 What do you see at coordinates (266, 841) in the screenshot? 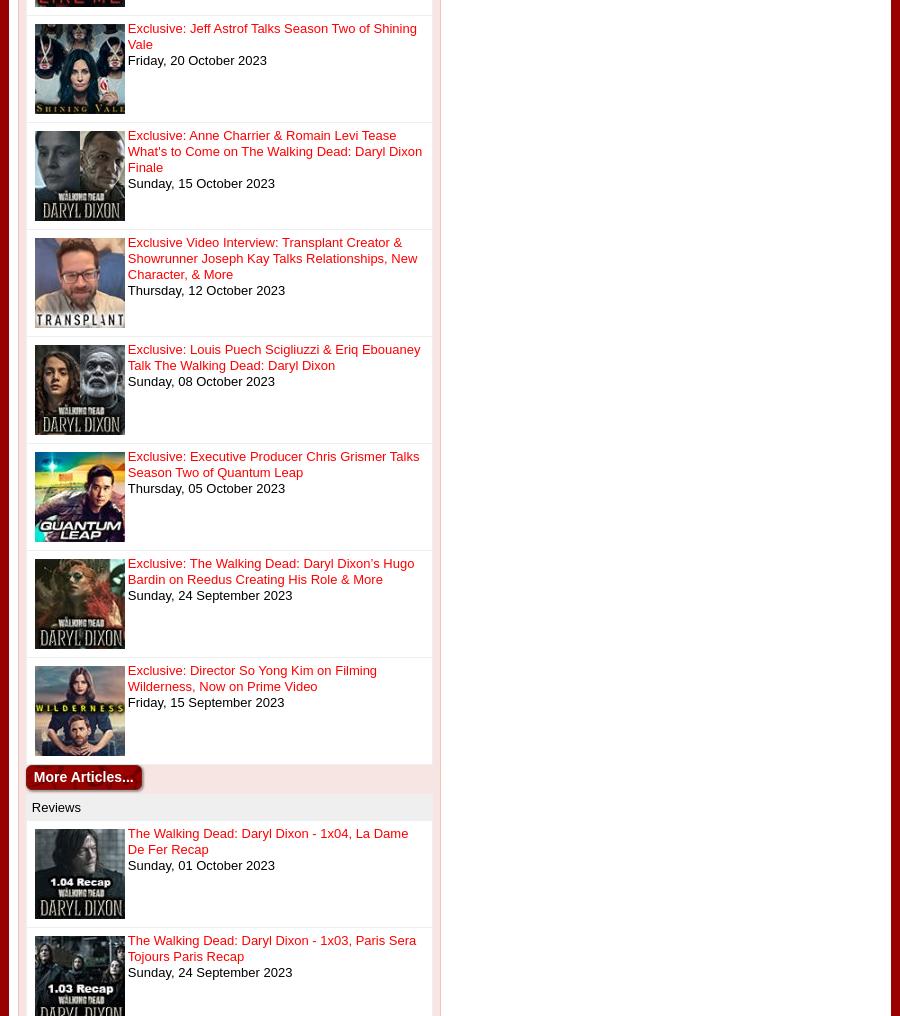
I see `'The Walking Dead: Daryl Dixon - 1x04, La Dame De Fer Recap'` at bounding box center [266, 841].